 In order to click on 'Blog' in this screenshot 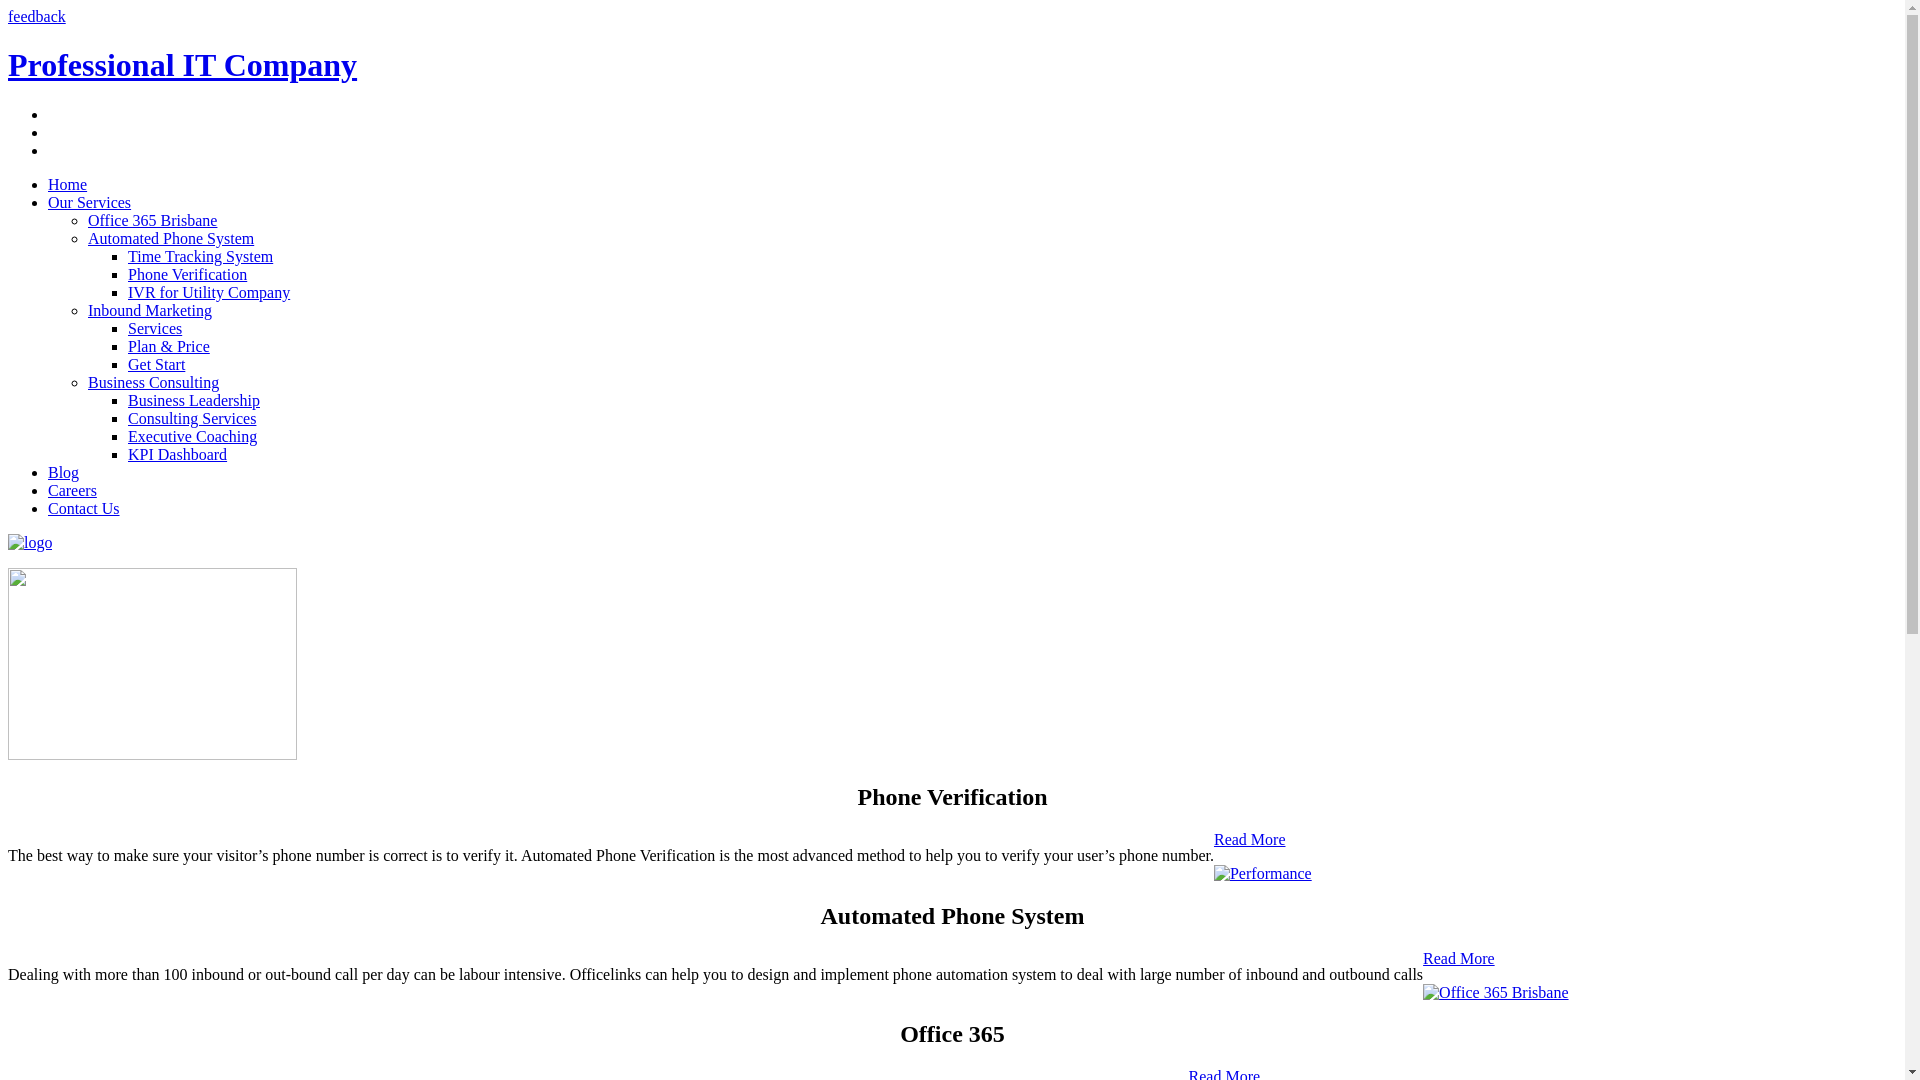, I will do `click(63, 472)`.